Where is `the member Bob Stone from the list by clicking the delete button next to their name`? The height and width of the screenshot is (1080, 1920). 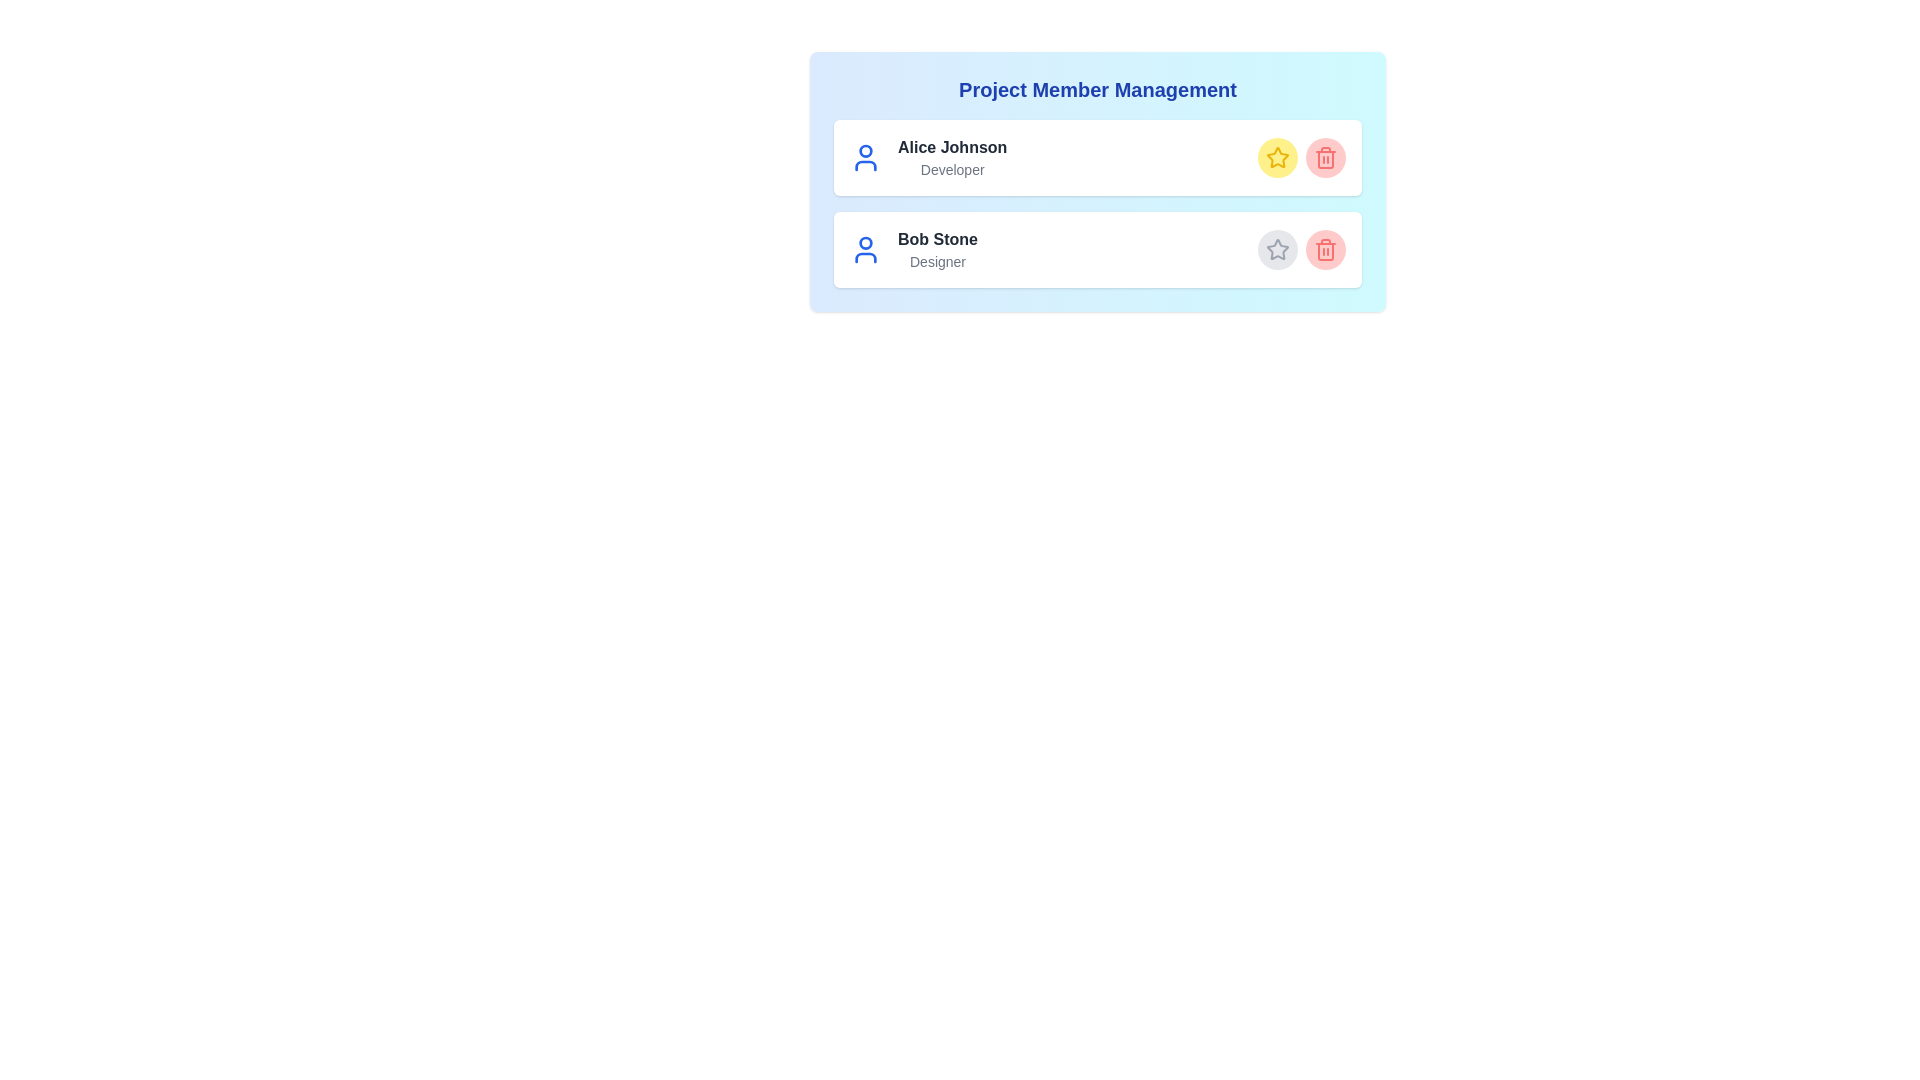 the member Bob Stone from the list by clicking the delete button next to their name is located at coordinates (1325, 249).